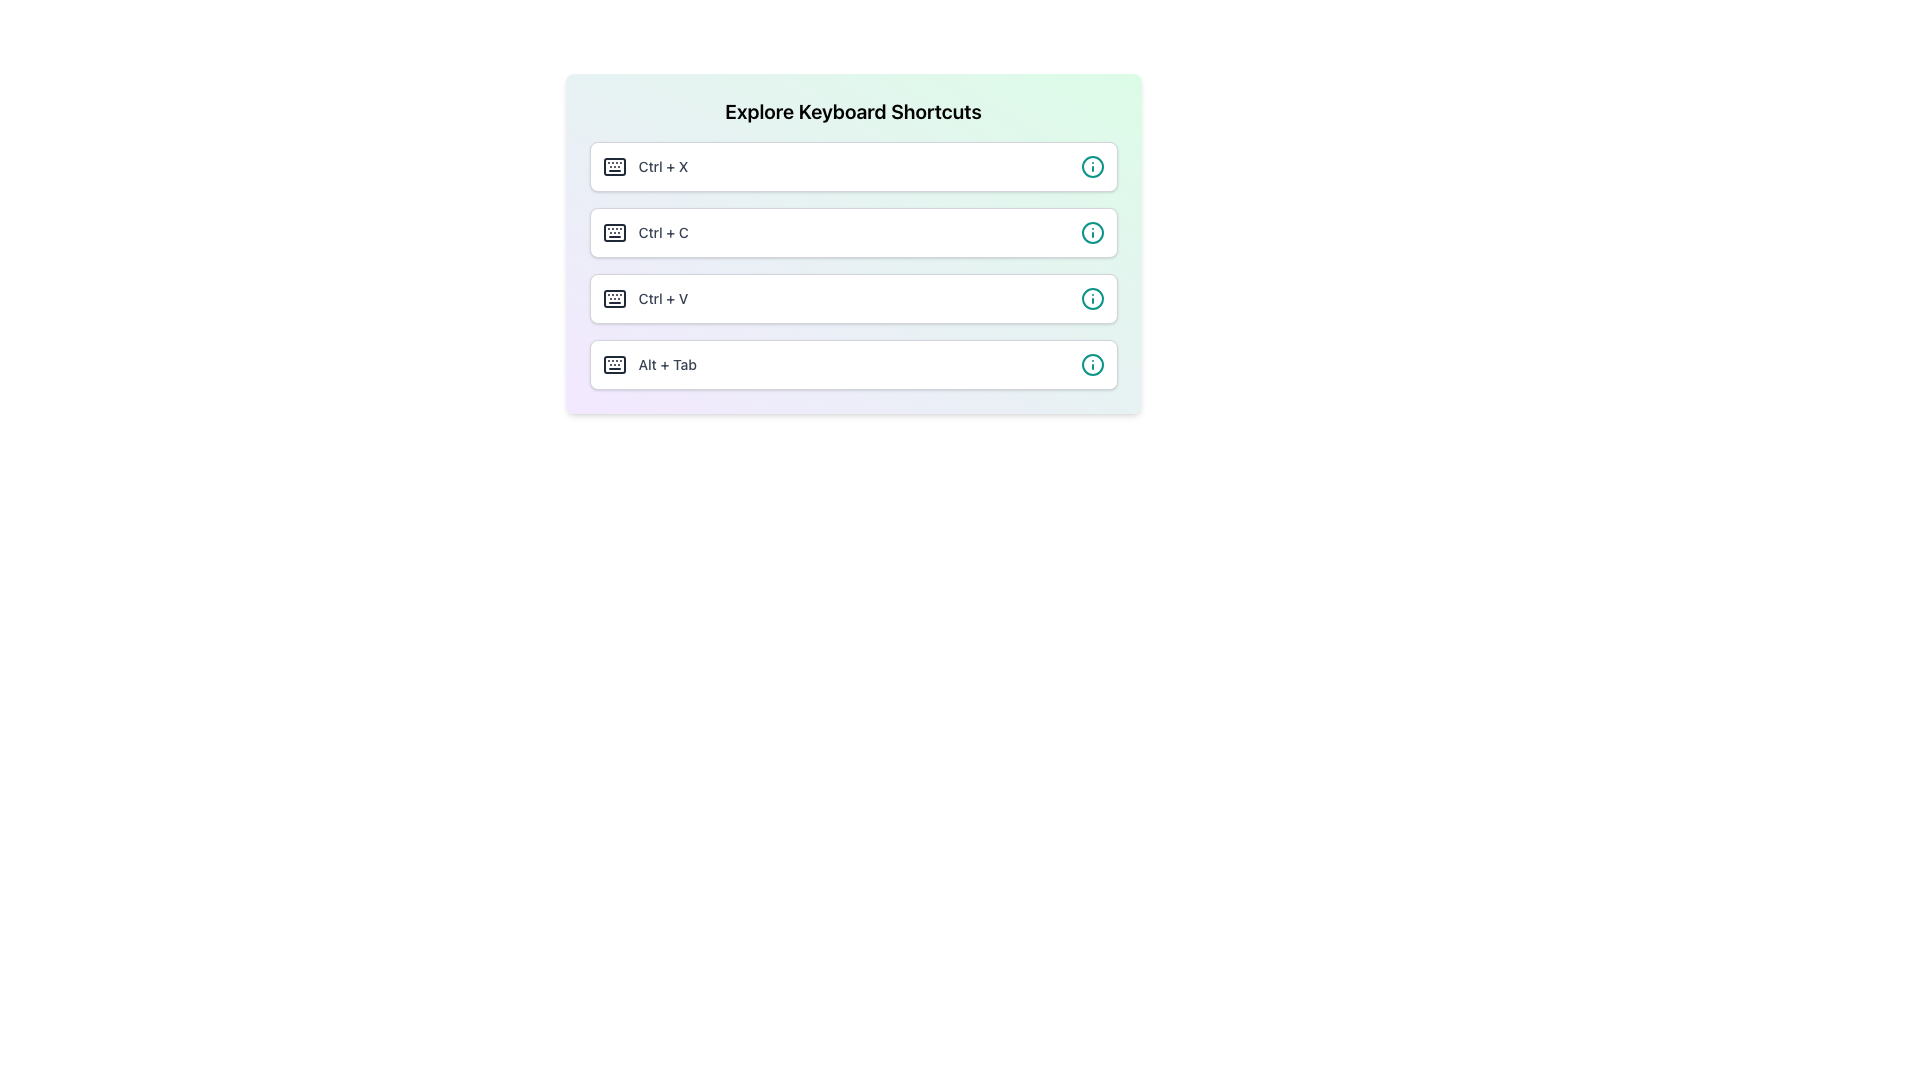 This screenshot has width=1920, height=1080. Describe the element at coordinates (1091, 165) in the screenshot. I see `the circular greenish icon with an outlined design located at the far right of the 'Ctrl + X' button` at that location.